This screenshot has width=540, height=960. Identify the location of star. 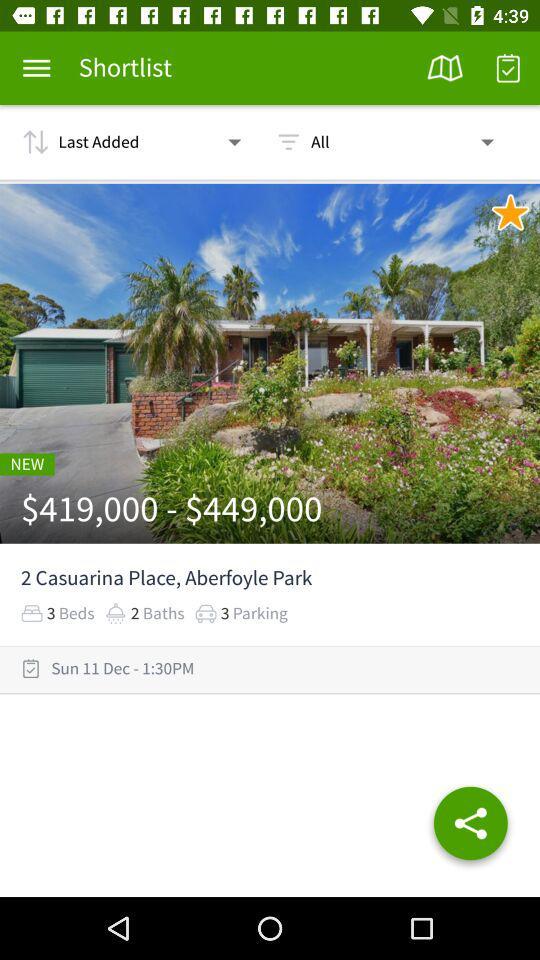
(510, 212).